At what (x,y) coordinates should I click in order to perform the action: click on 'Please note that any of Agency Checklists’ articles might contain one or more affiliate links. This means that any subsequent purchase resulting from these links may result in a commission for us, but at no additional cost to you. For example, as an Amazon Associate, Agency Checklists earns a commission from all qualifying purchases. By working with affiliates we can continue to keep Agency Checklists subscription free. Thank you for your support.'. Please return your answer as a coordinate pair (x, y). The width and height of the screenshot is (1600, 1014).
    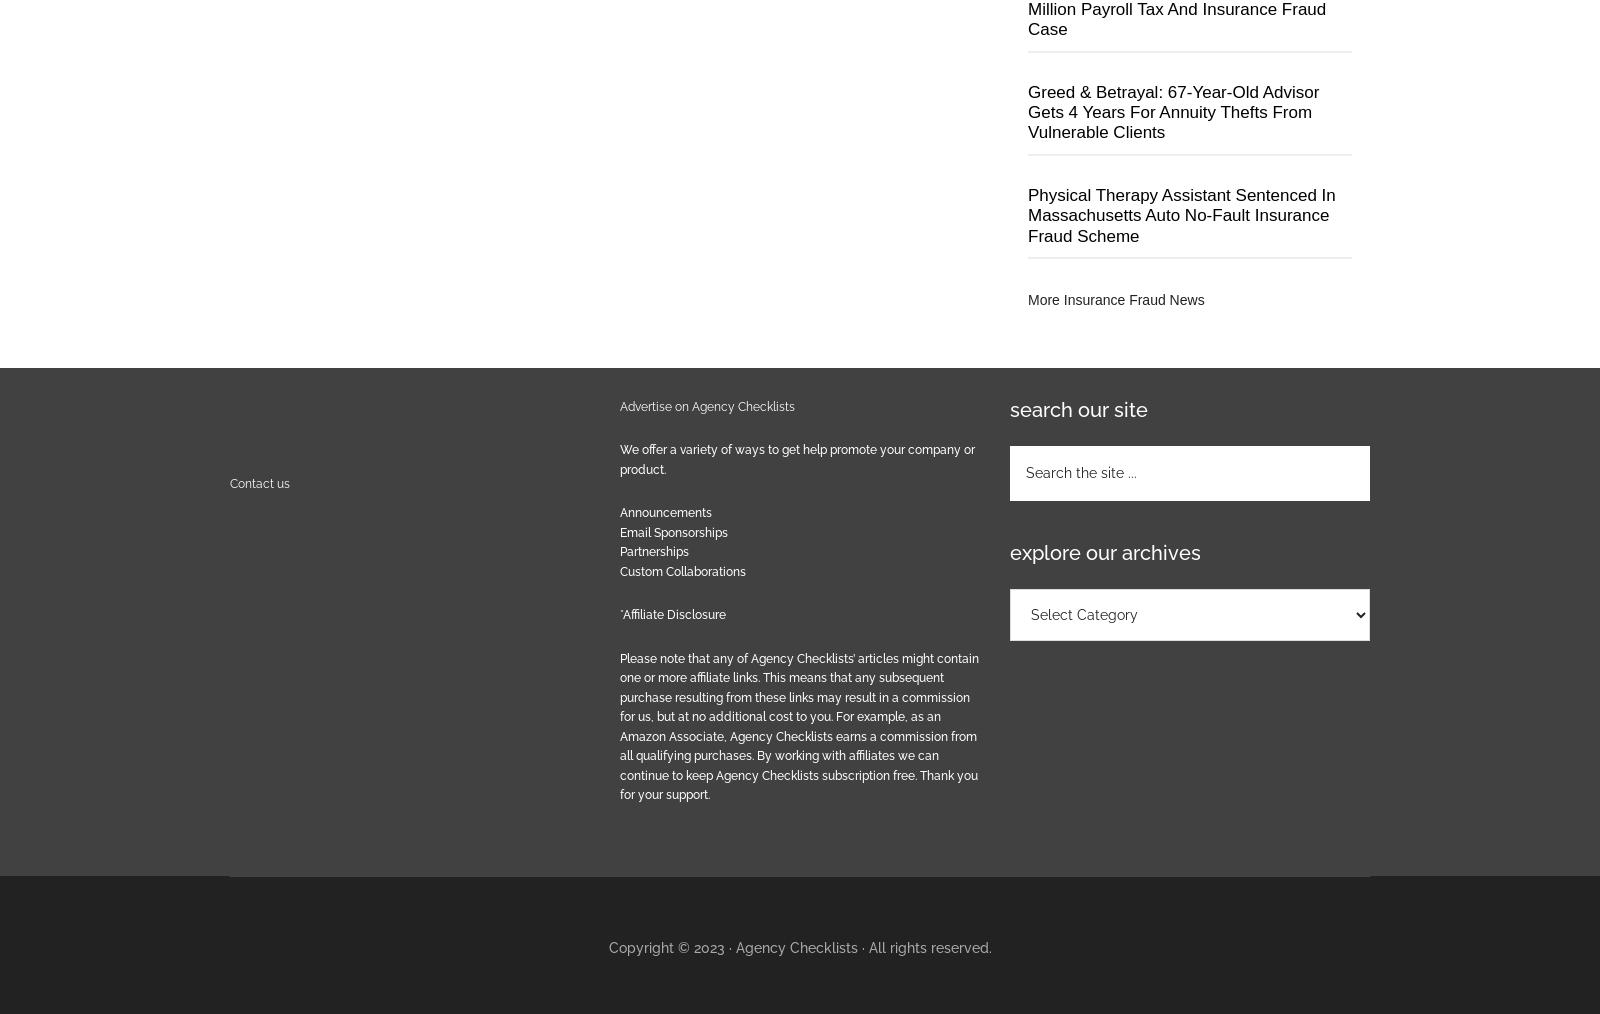
    Looking at the image, I should click on (799, 725).